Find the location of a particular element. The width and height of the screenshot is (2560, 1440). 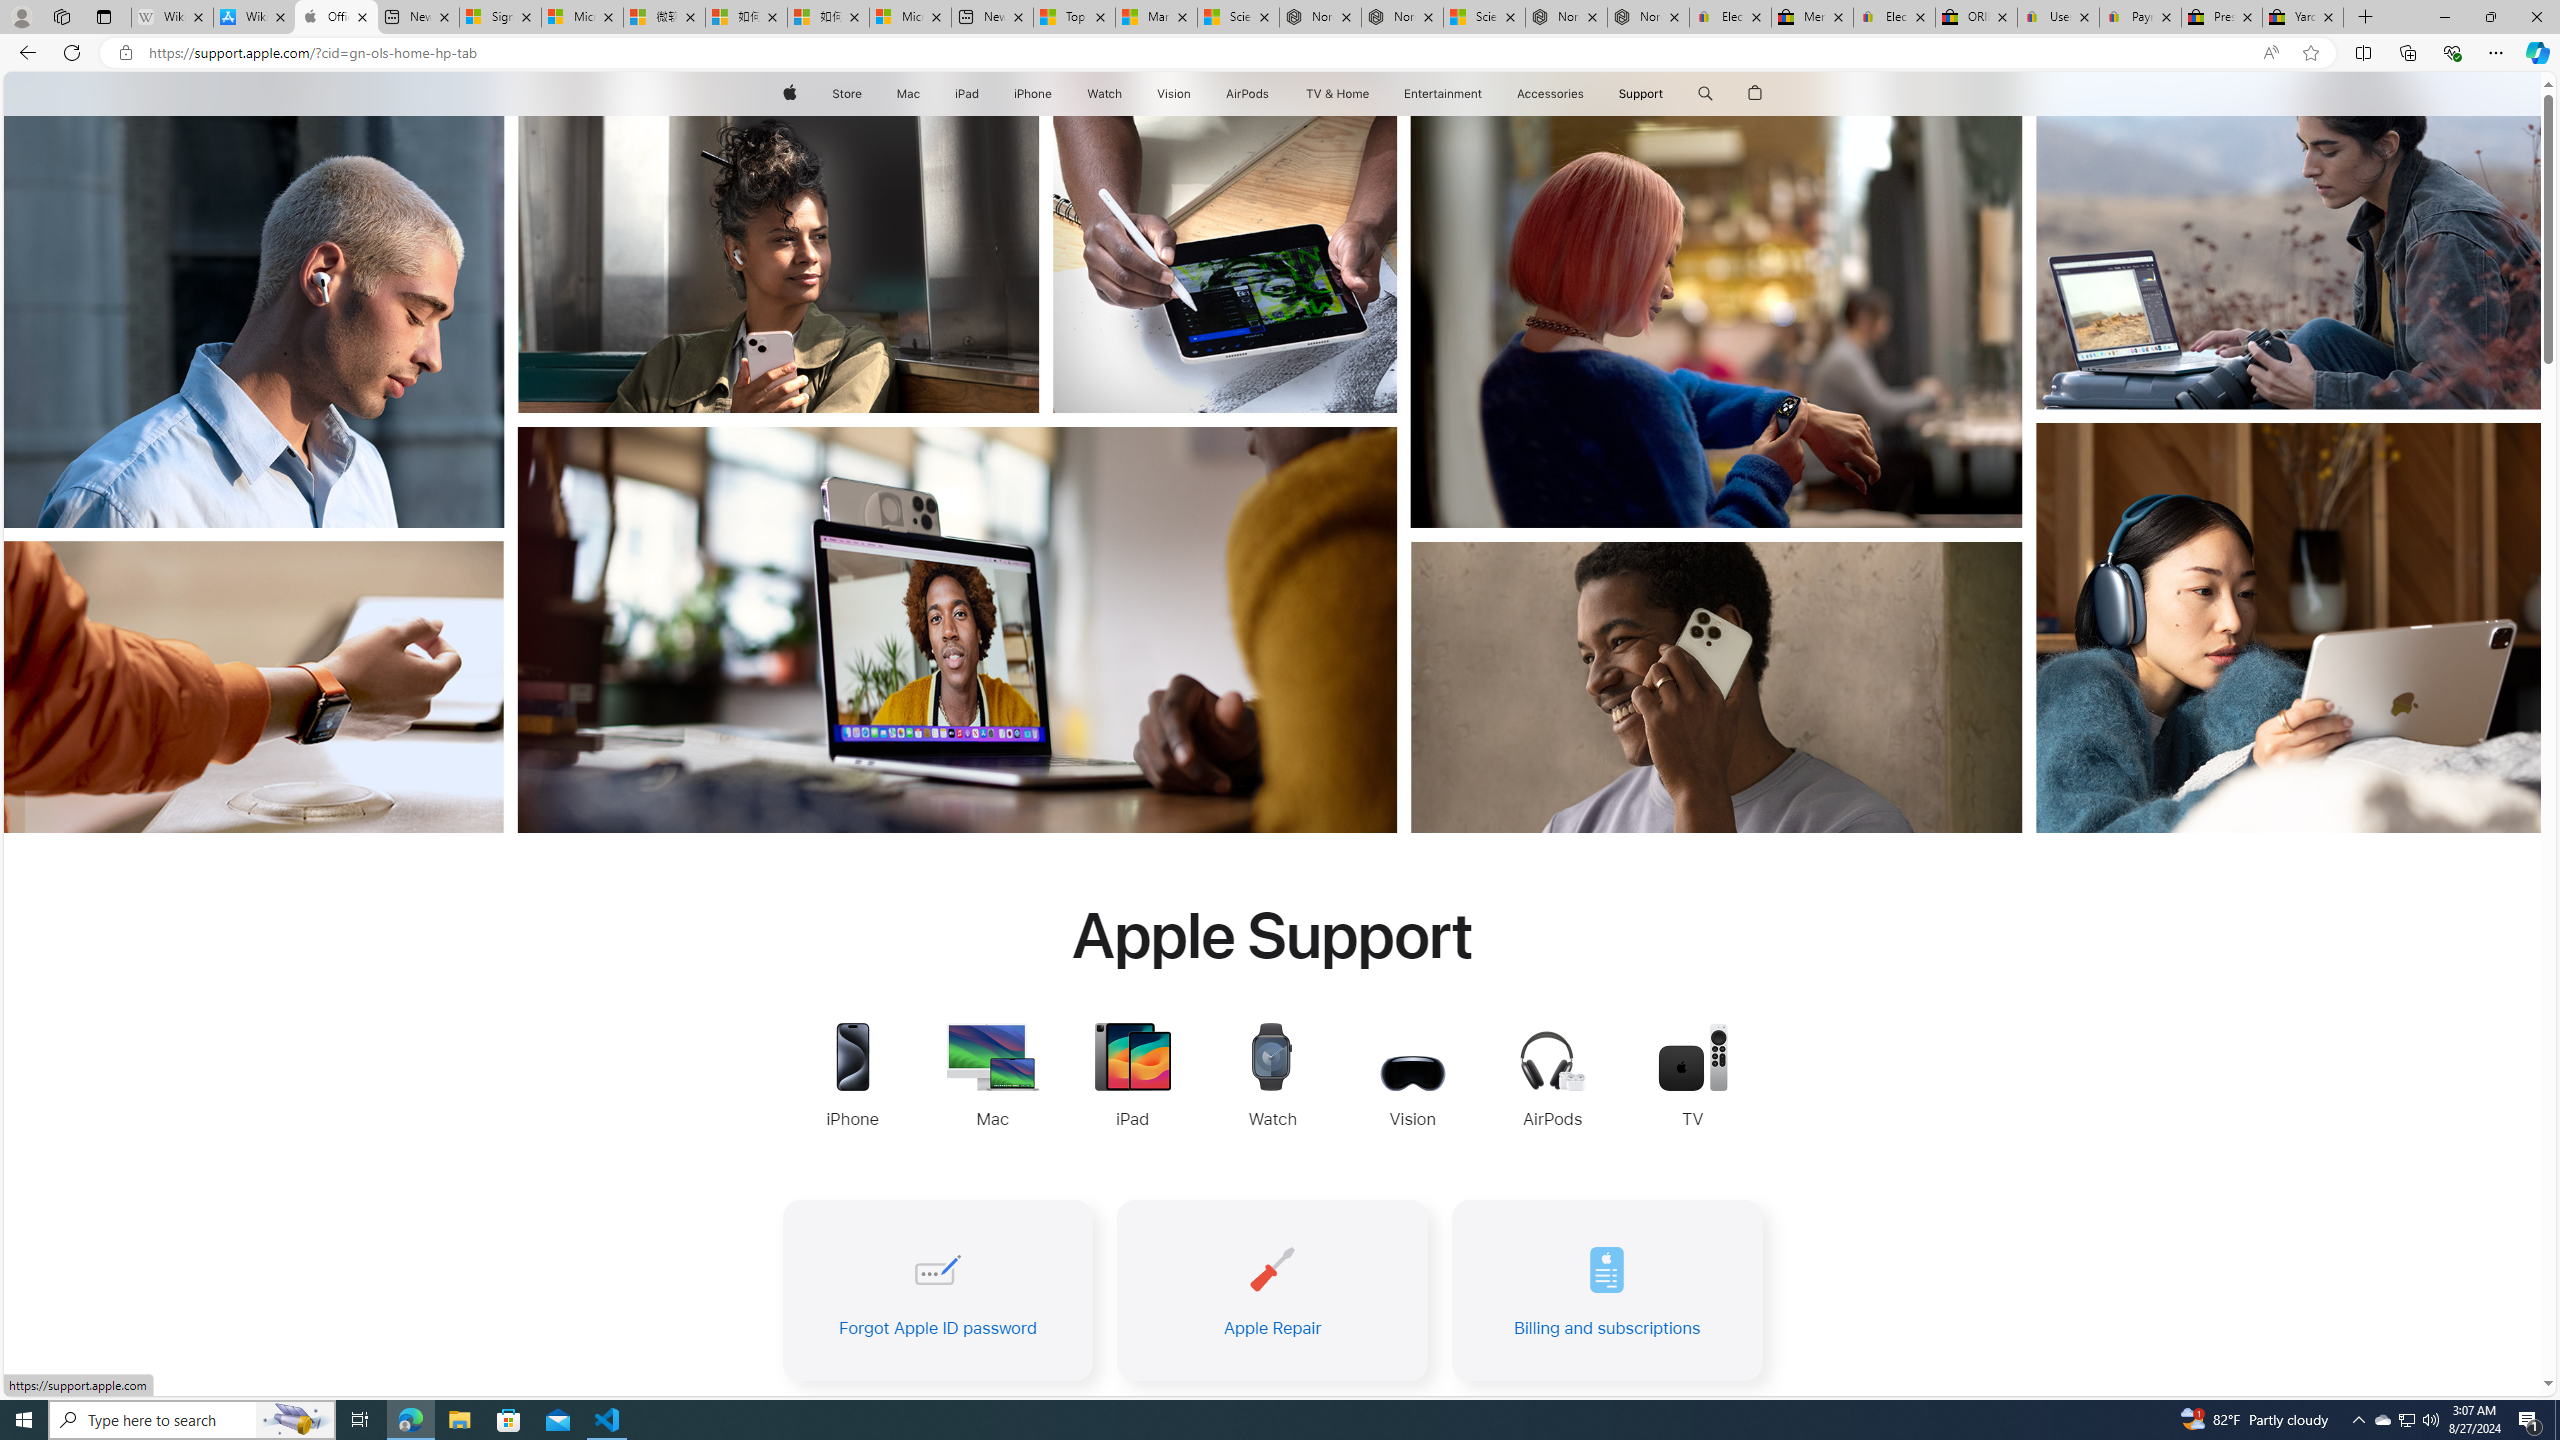

'Apple' is located at coordinates (787, 93).